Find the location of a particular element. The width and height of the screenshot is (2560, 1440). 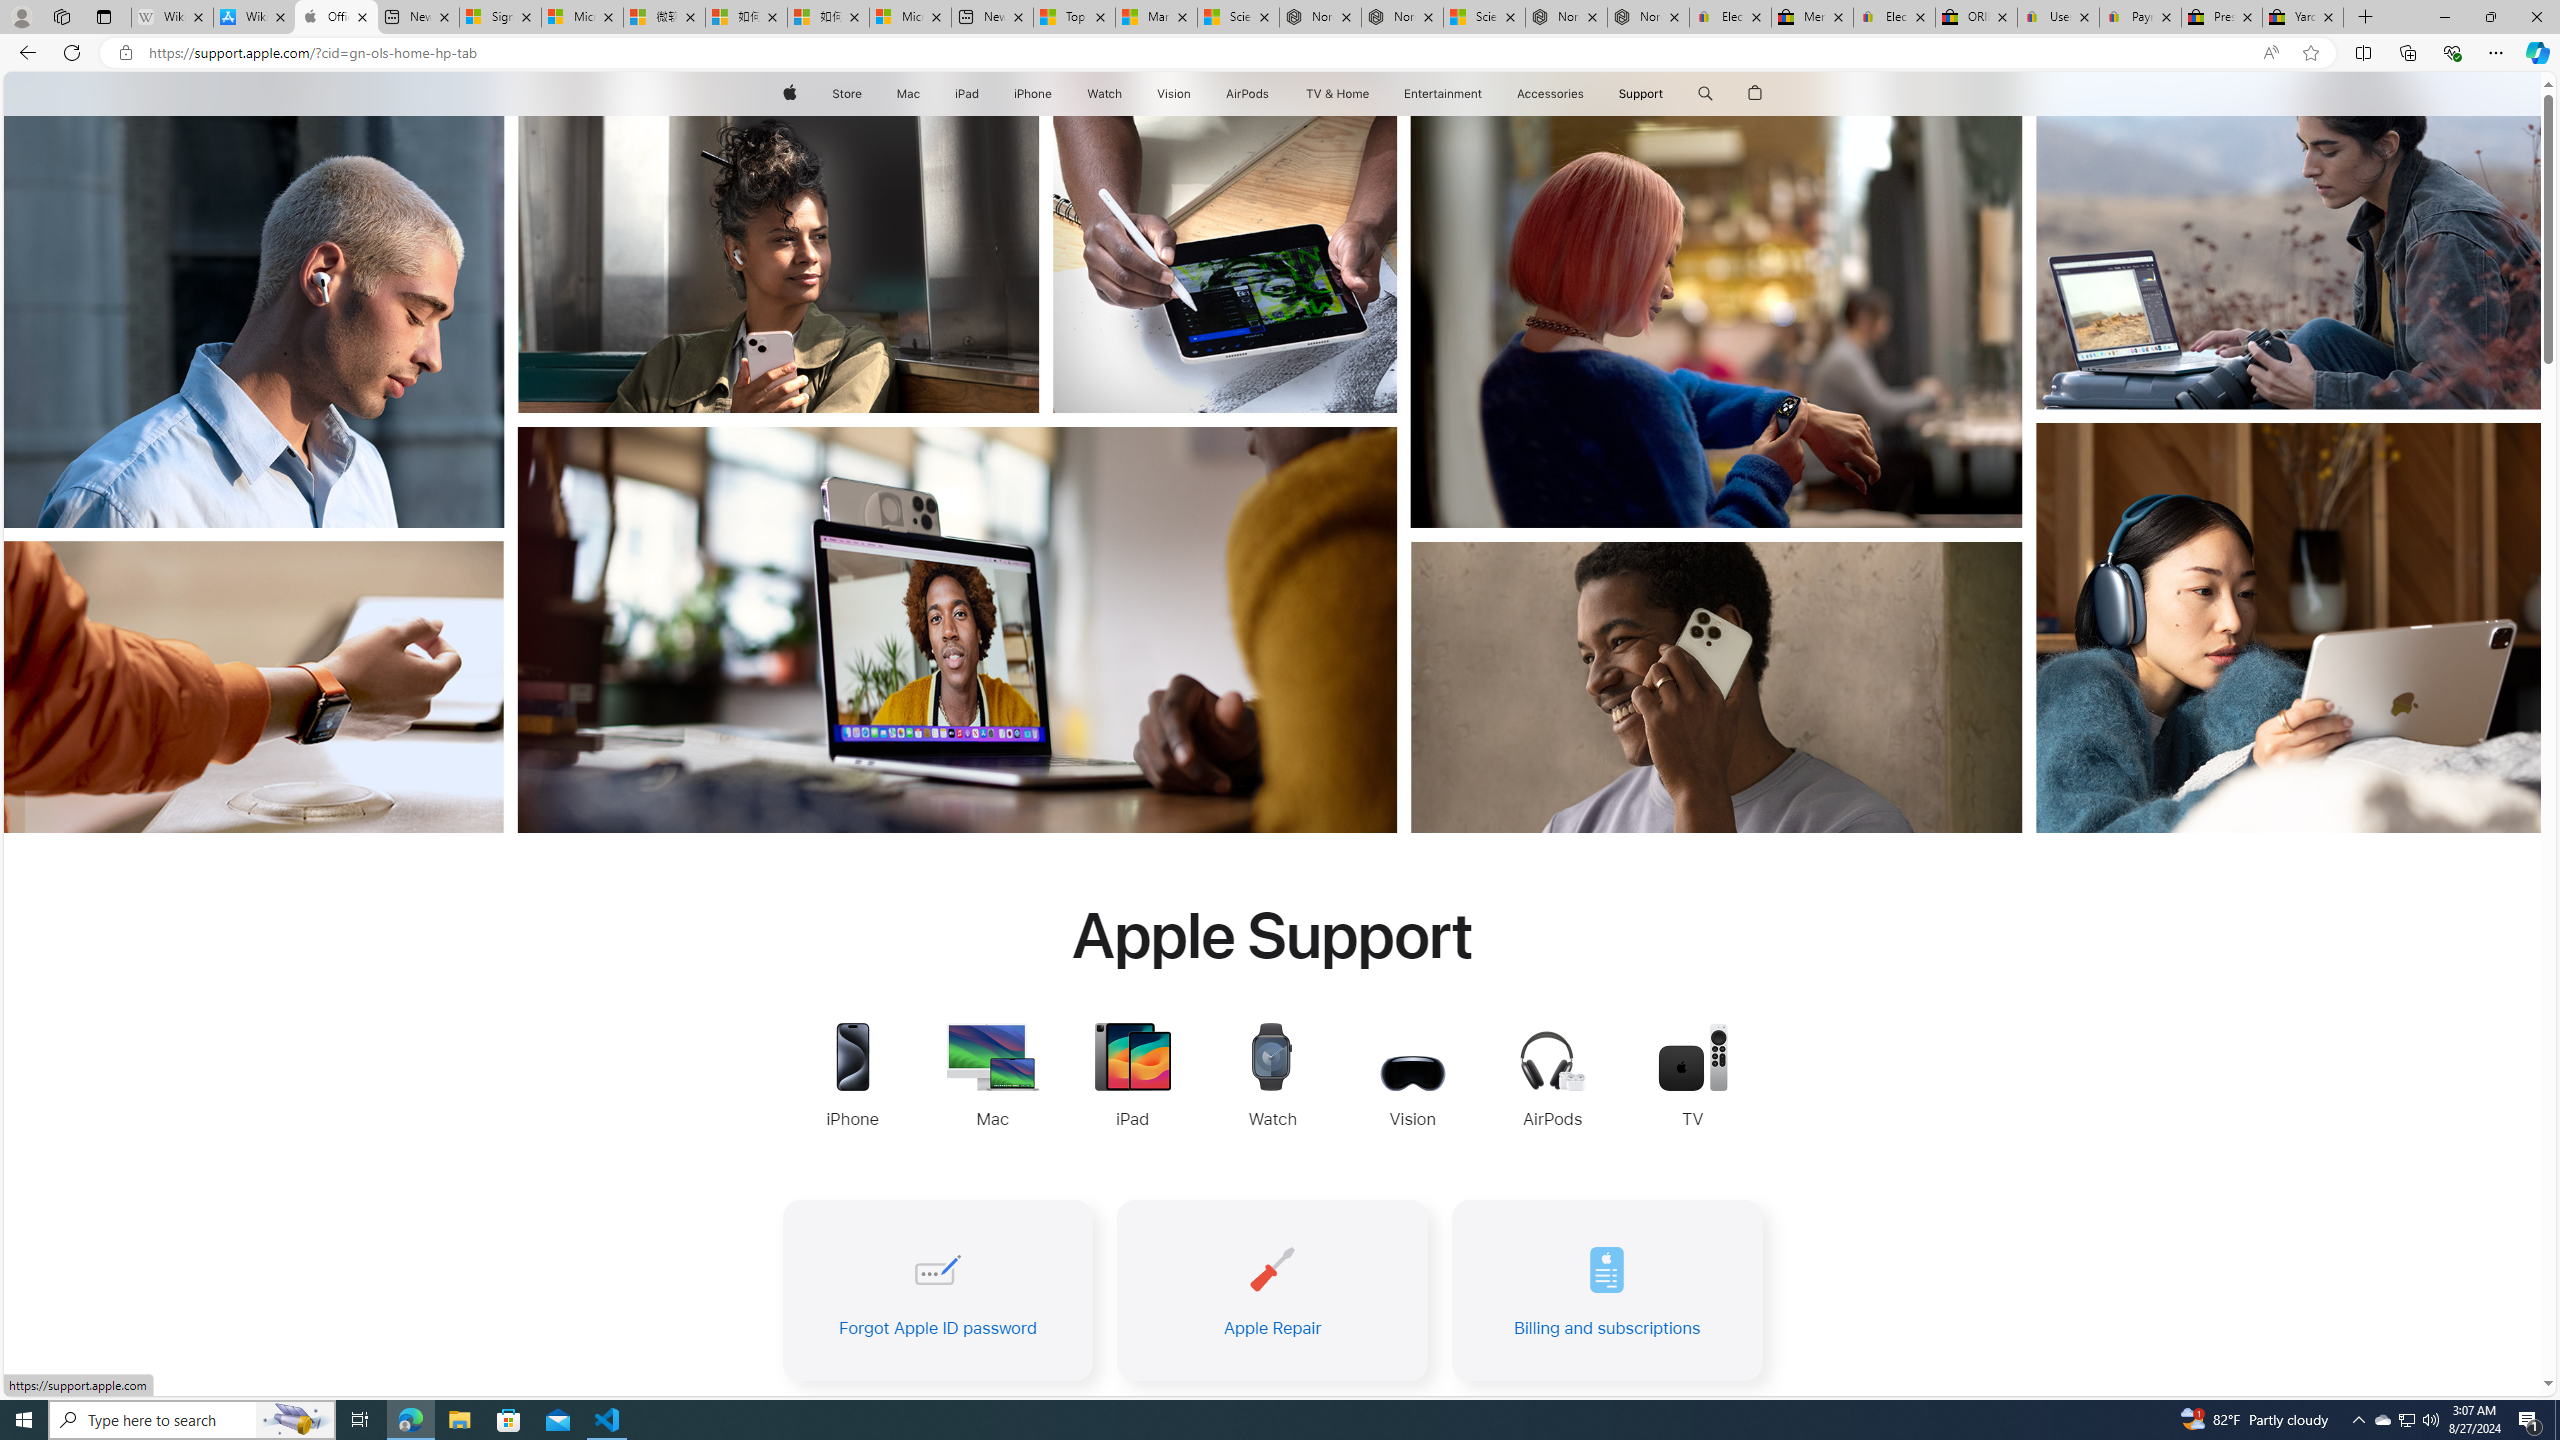

'Apple' is located at coordinates (787, 93).